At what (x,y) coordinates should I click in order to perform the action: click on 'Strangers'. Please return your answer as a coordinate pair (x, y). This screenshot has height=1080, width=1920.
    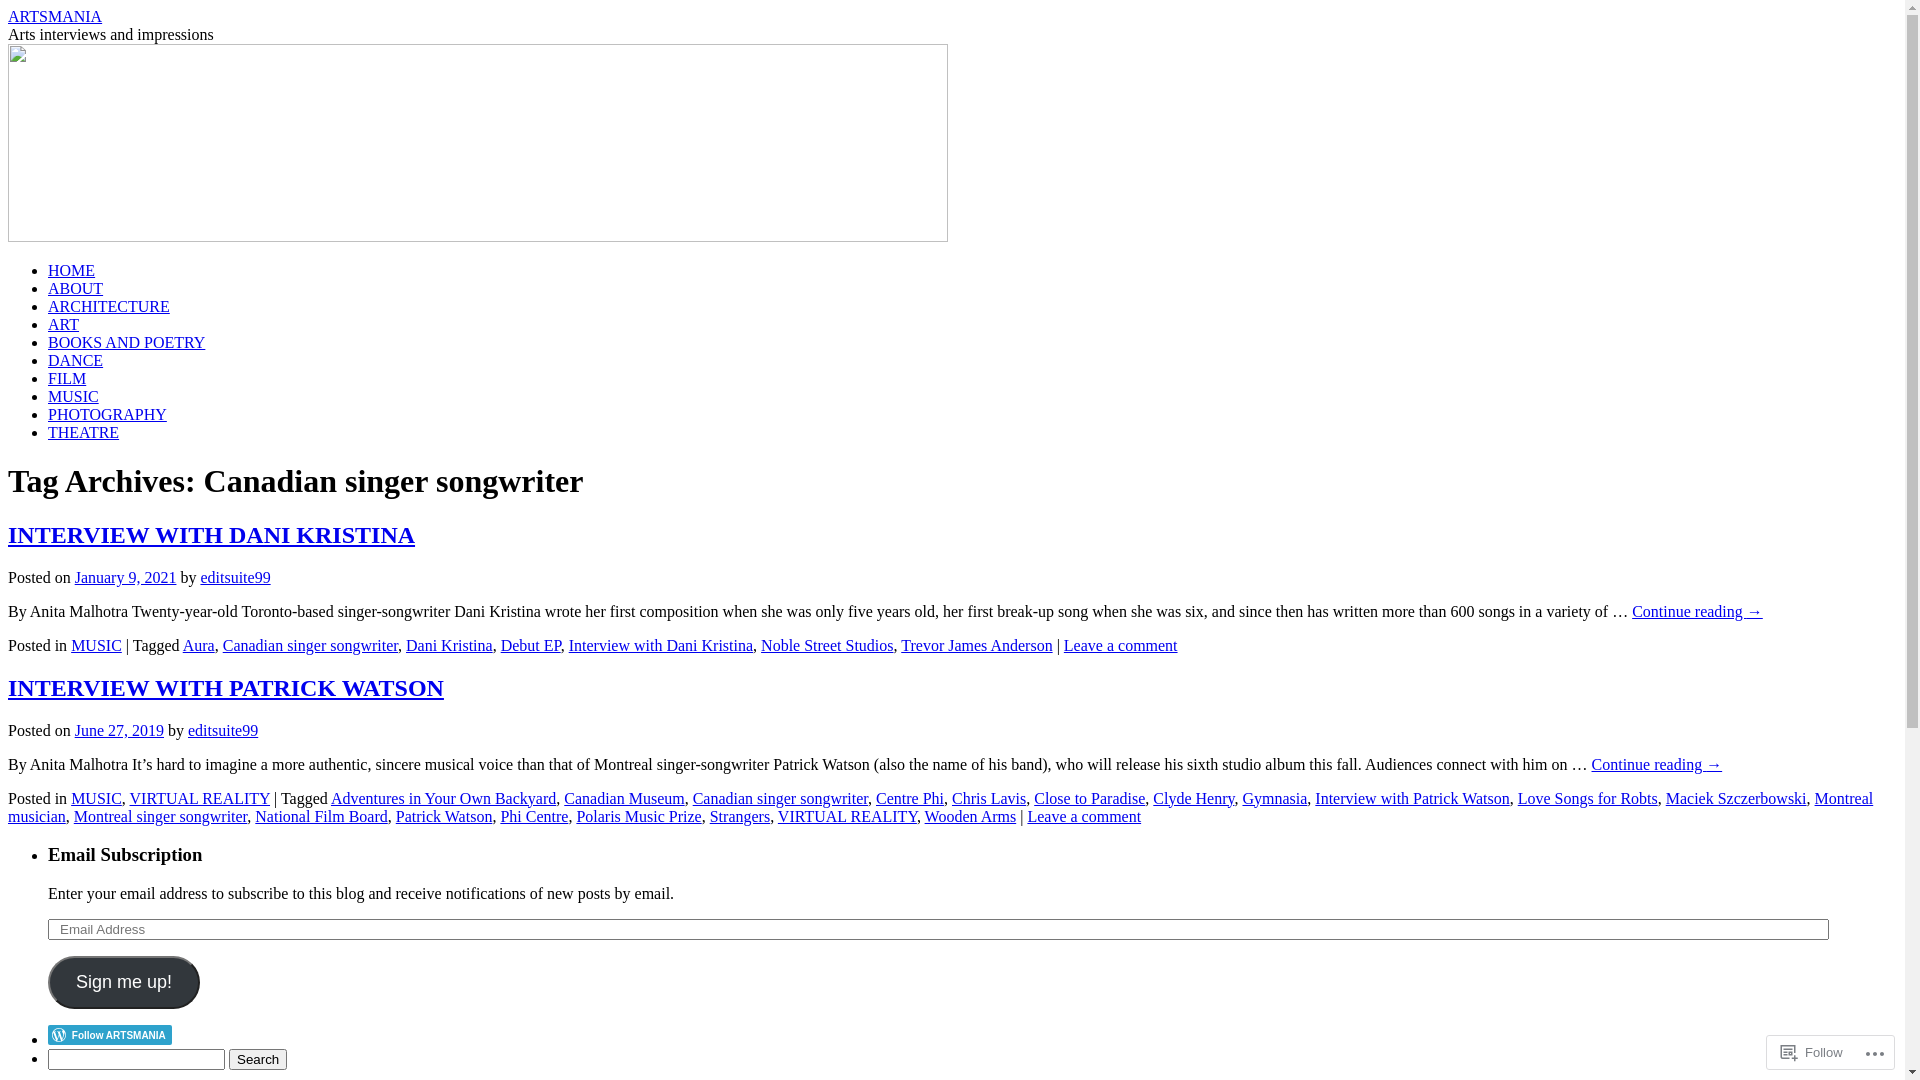
    Looking at the image, I should click on (710, 816).